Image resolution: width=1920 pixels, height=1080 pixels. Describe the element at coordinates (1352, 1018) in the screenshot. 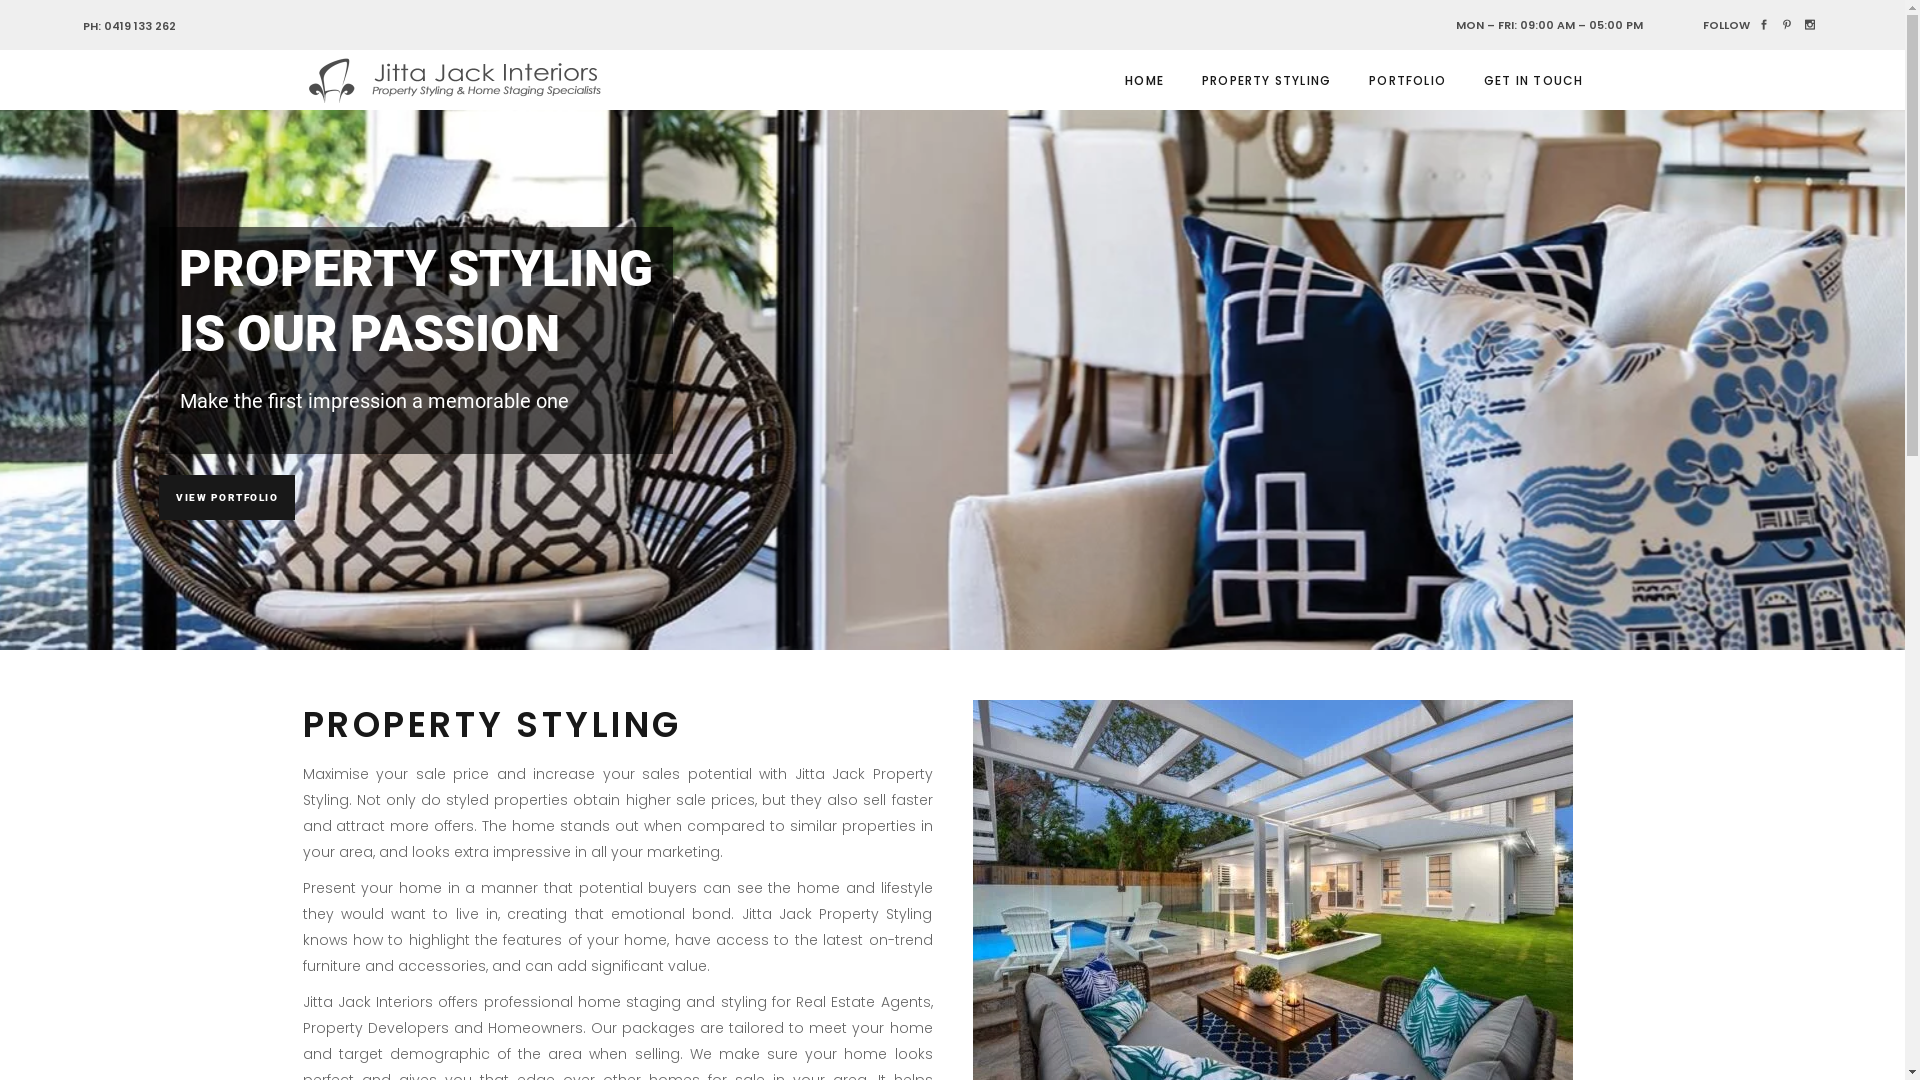

I see `'Get In Touch'` at that location.